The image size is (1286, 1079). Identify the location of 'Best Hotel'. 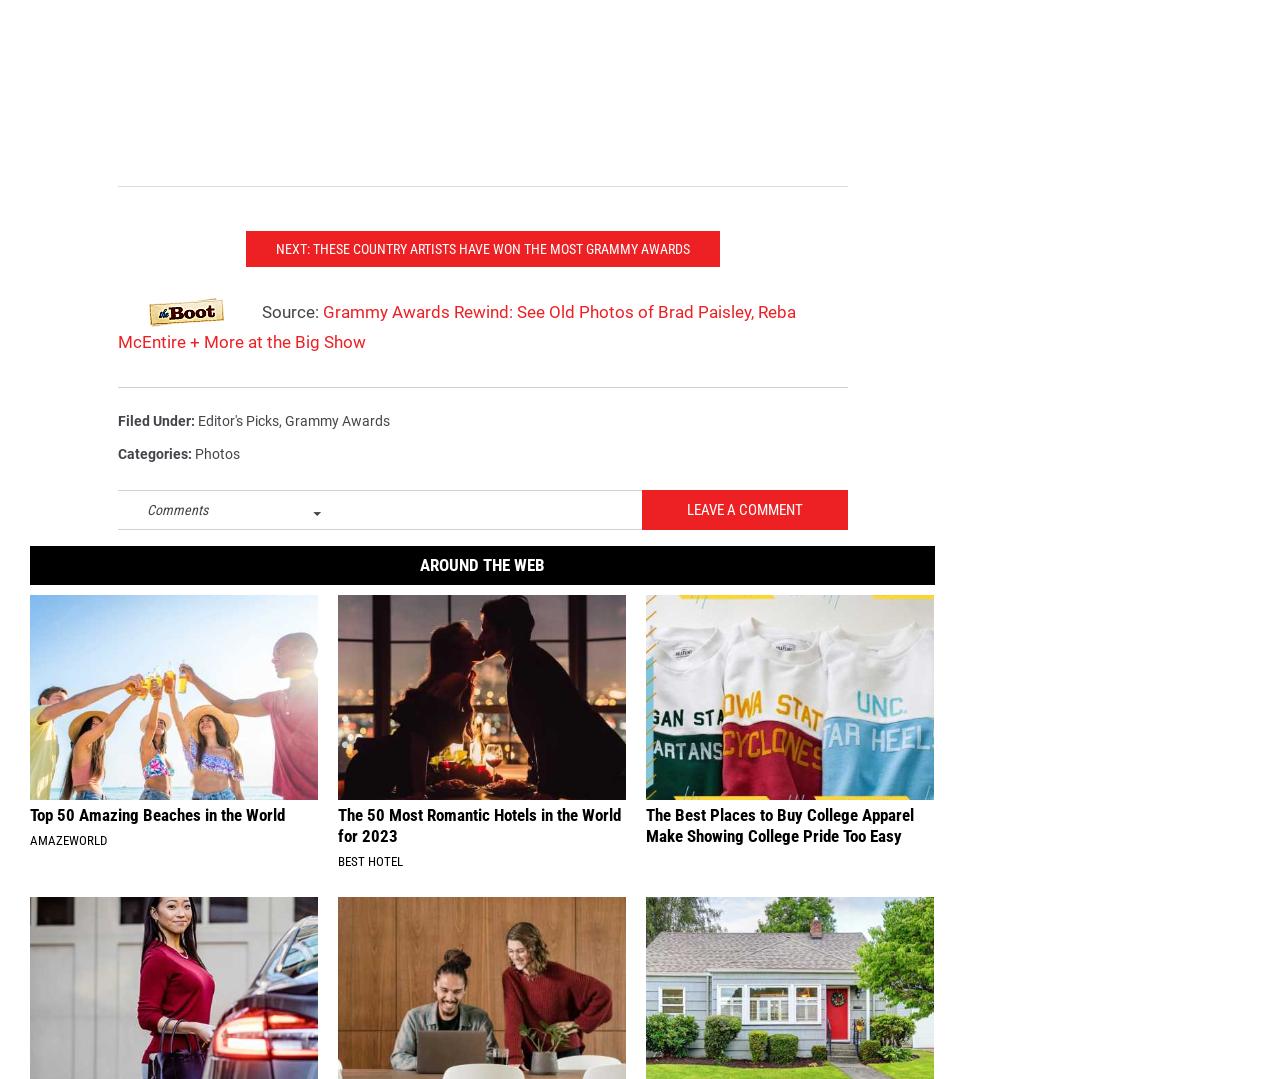
(336, 892).